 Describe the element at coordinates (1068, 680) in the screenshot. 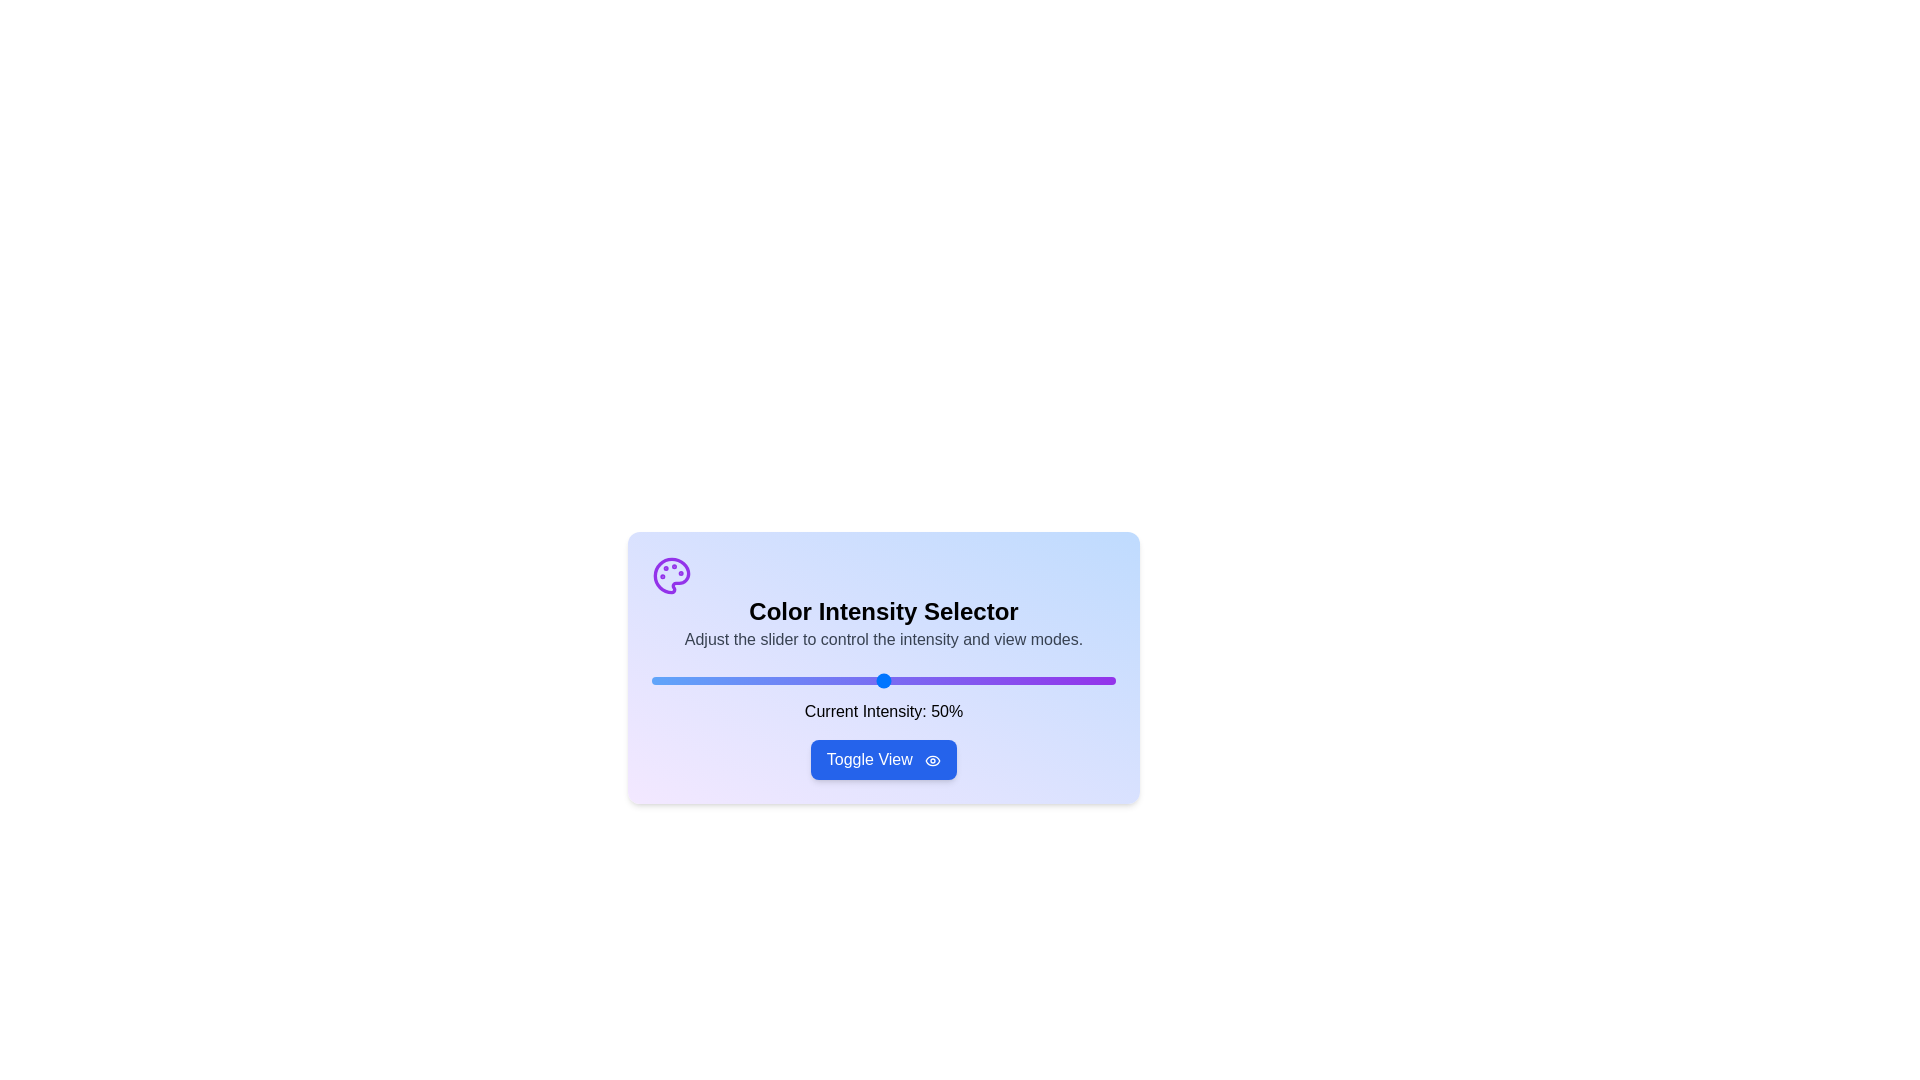

I see `the slider to set the intensity to 90%` at that location.